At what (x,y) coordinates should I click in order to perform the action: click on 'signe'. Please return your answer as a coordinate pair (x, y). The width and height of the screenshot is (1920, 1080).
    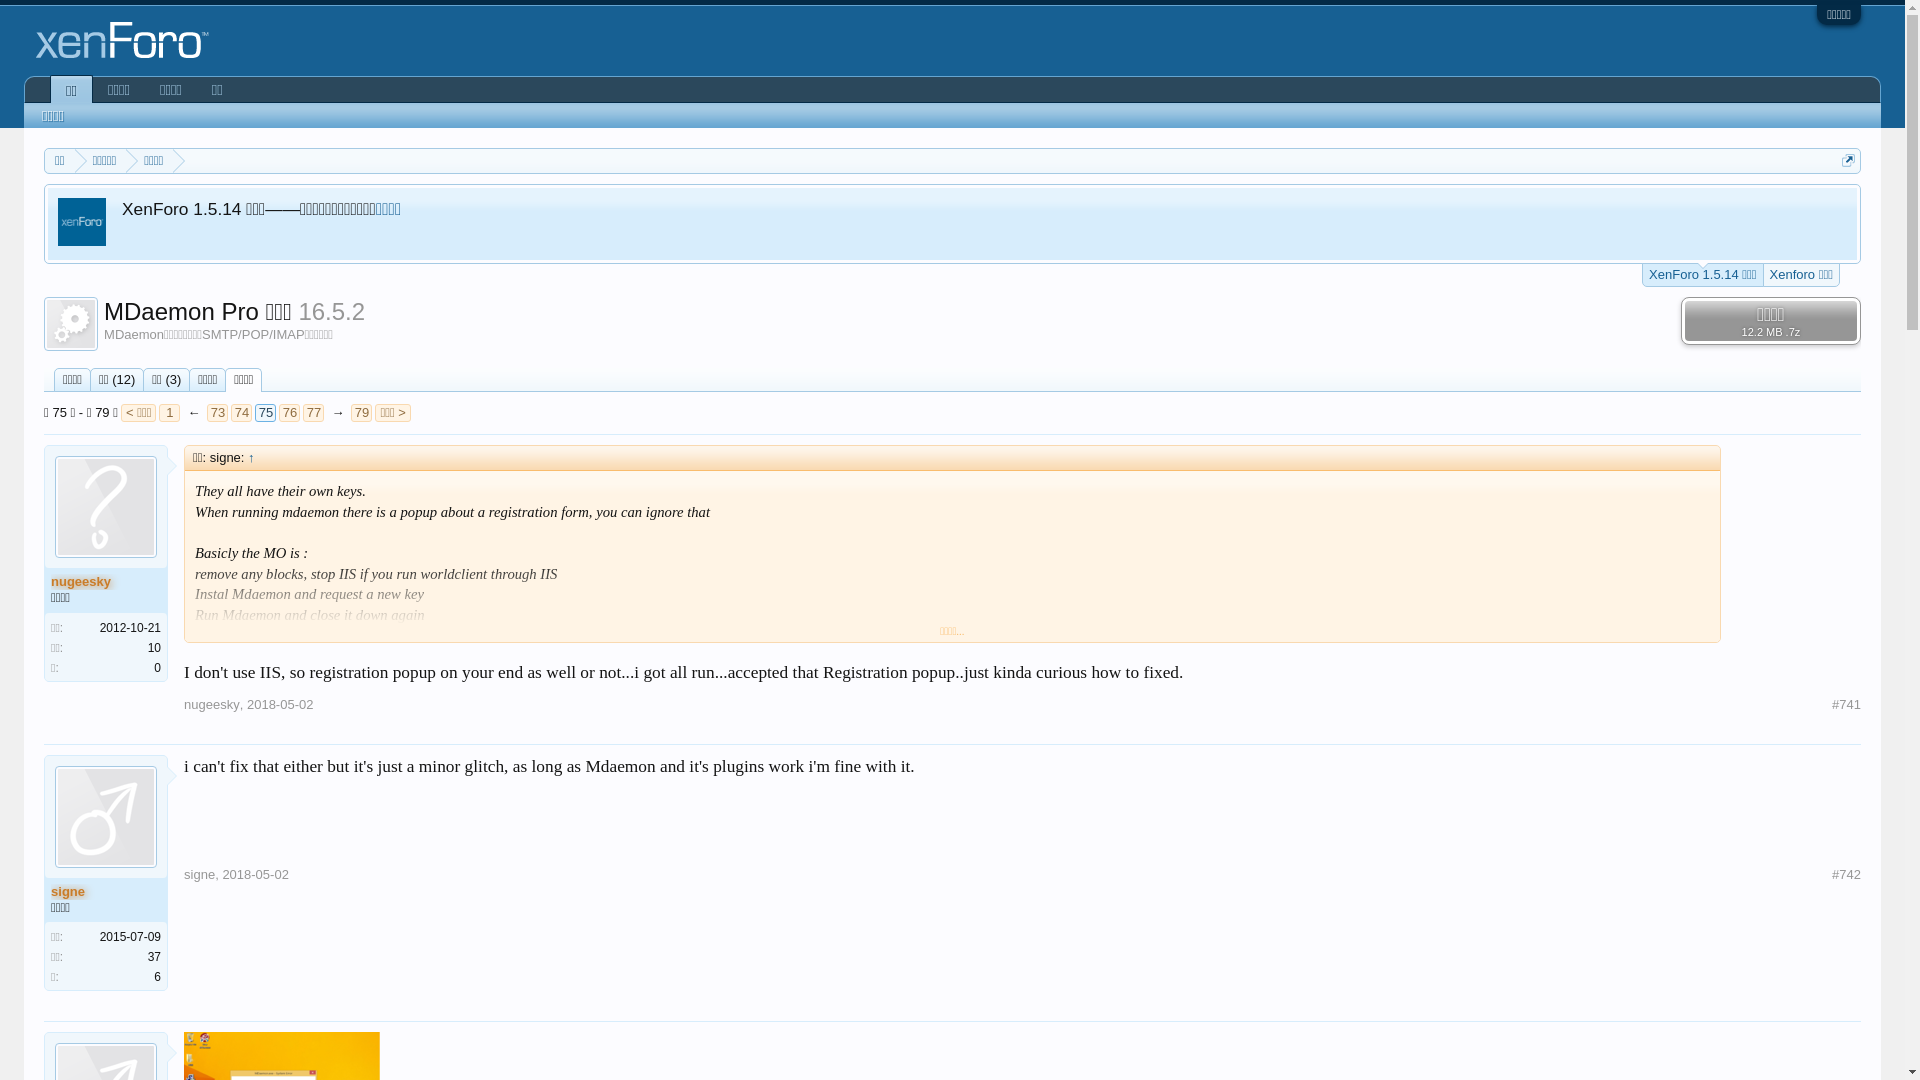
    Looking at the image, I should click on (104, 890).